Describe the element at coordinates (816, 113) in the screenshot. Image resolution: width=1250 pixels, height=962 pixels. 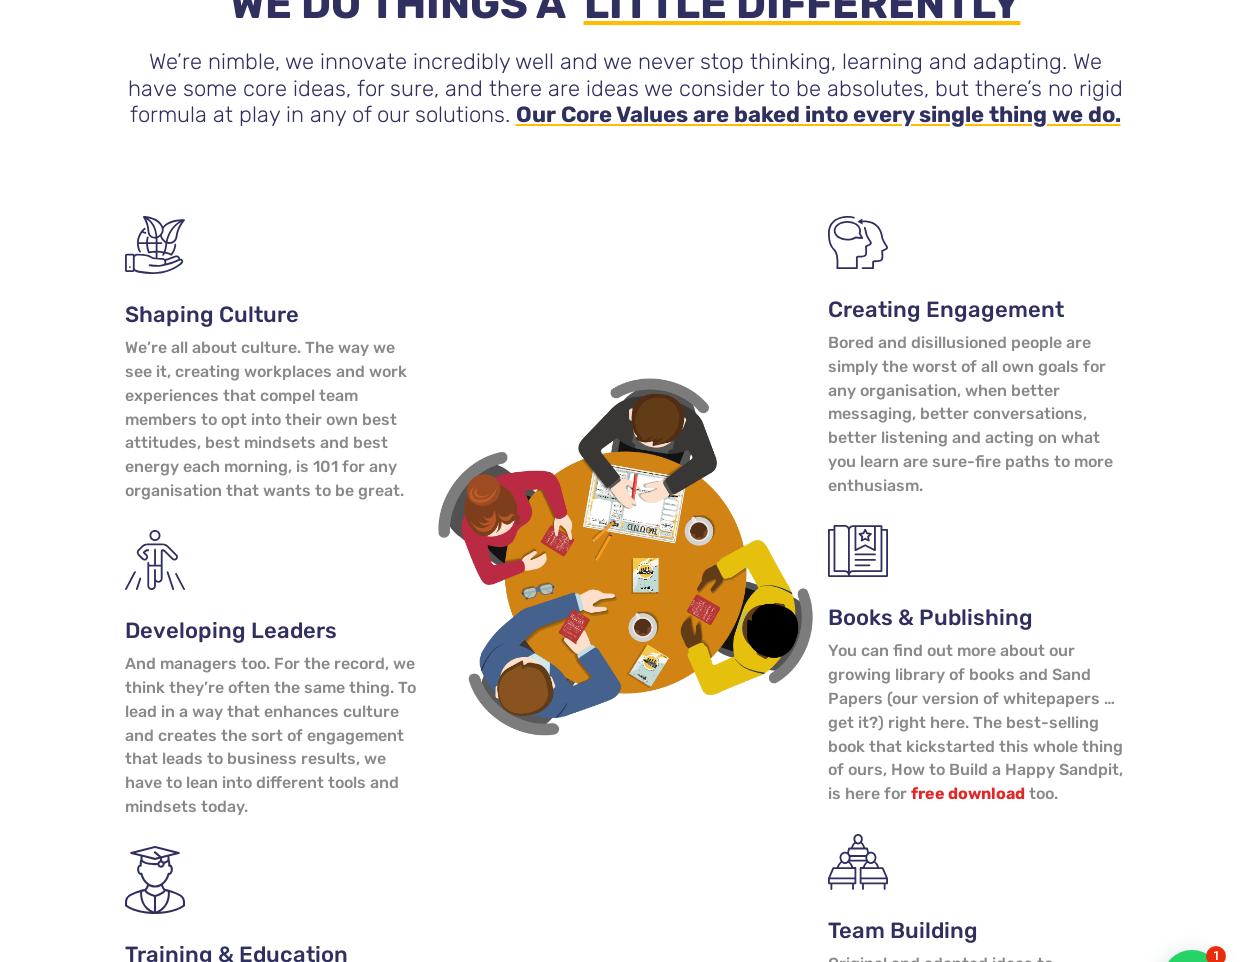
I see `'Our Core Values are baked into every single thing we do.'` at that location.